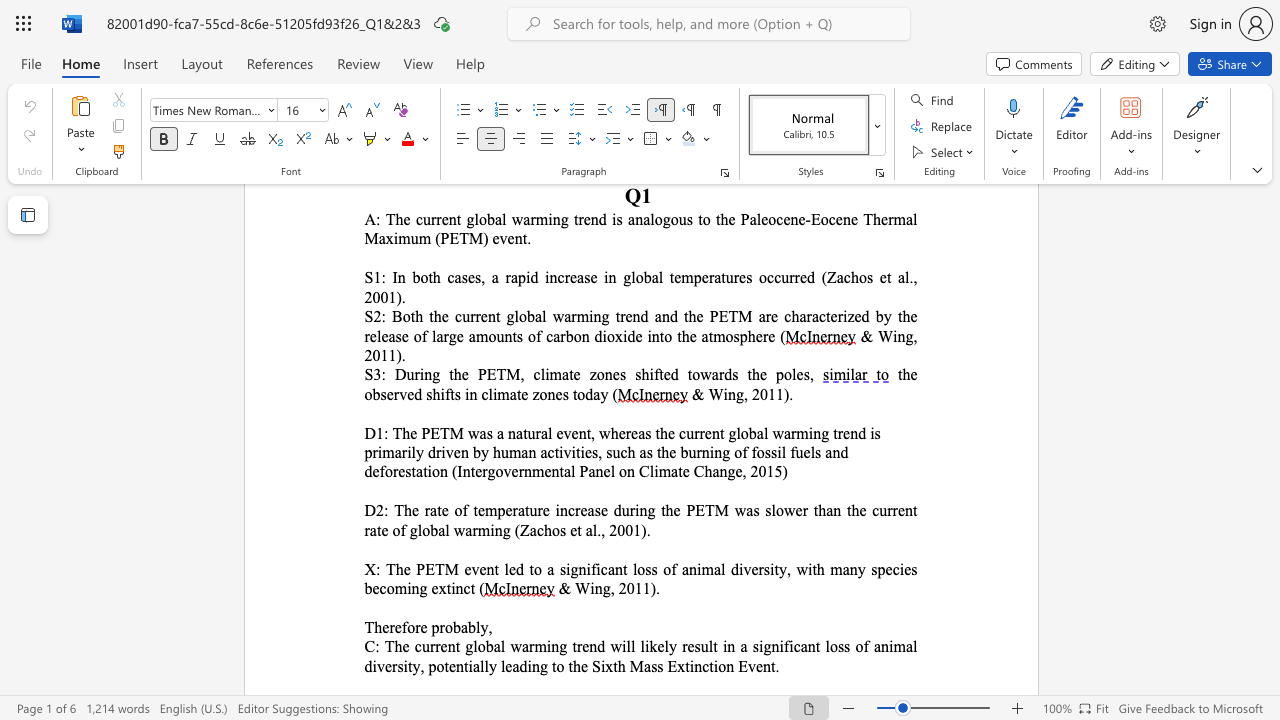 The image size is (1280, 720). I want to click on the subset text "emperature i" within the text "D2: The rate of temperature i", so click(476, 509).